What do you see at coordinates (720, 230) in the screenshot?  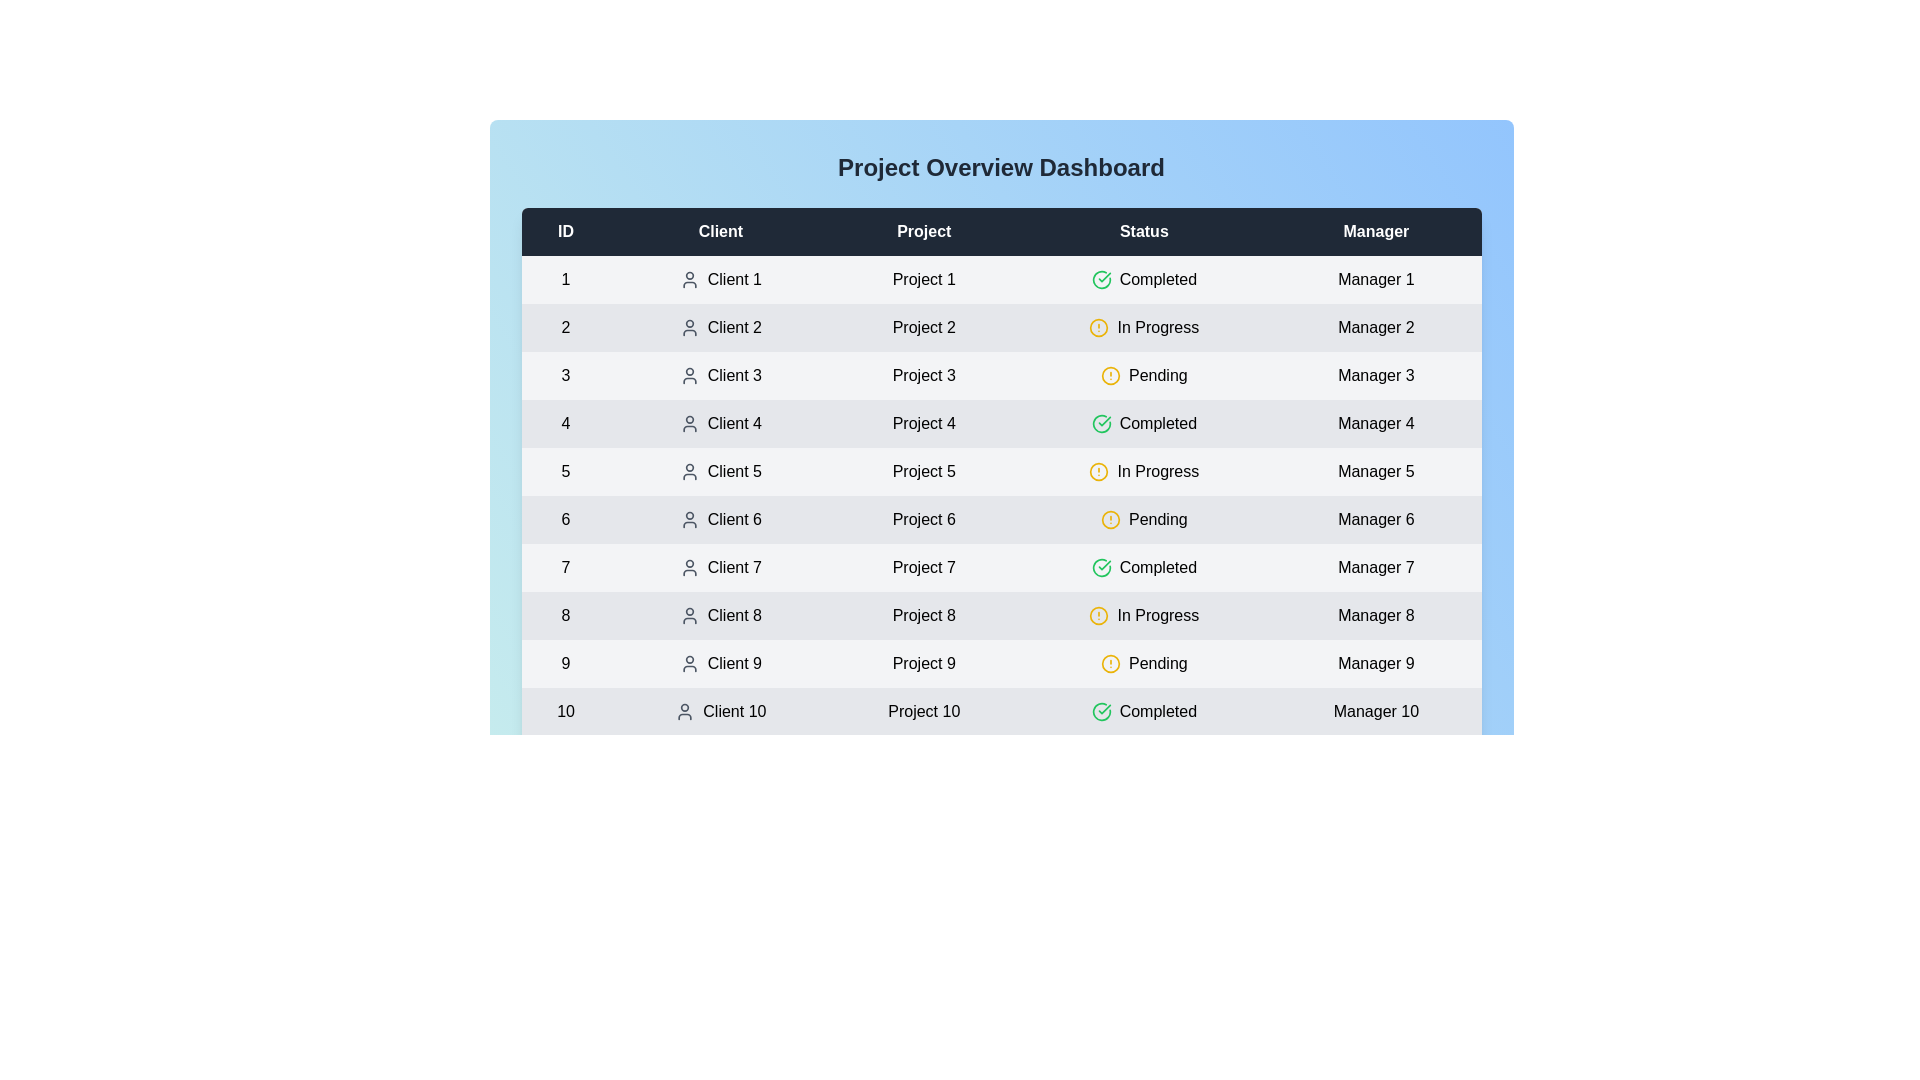 I see `the table header Client to sort the column` at bounding box center [720, 230].